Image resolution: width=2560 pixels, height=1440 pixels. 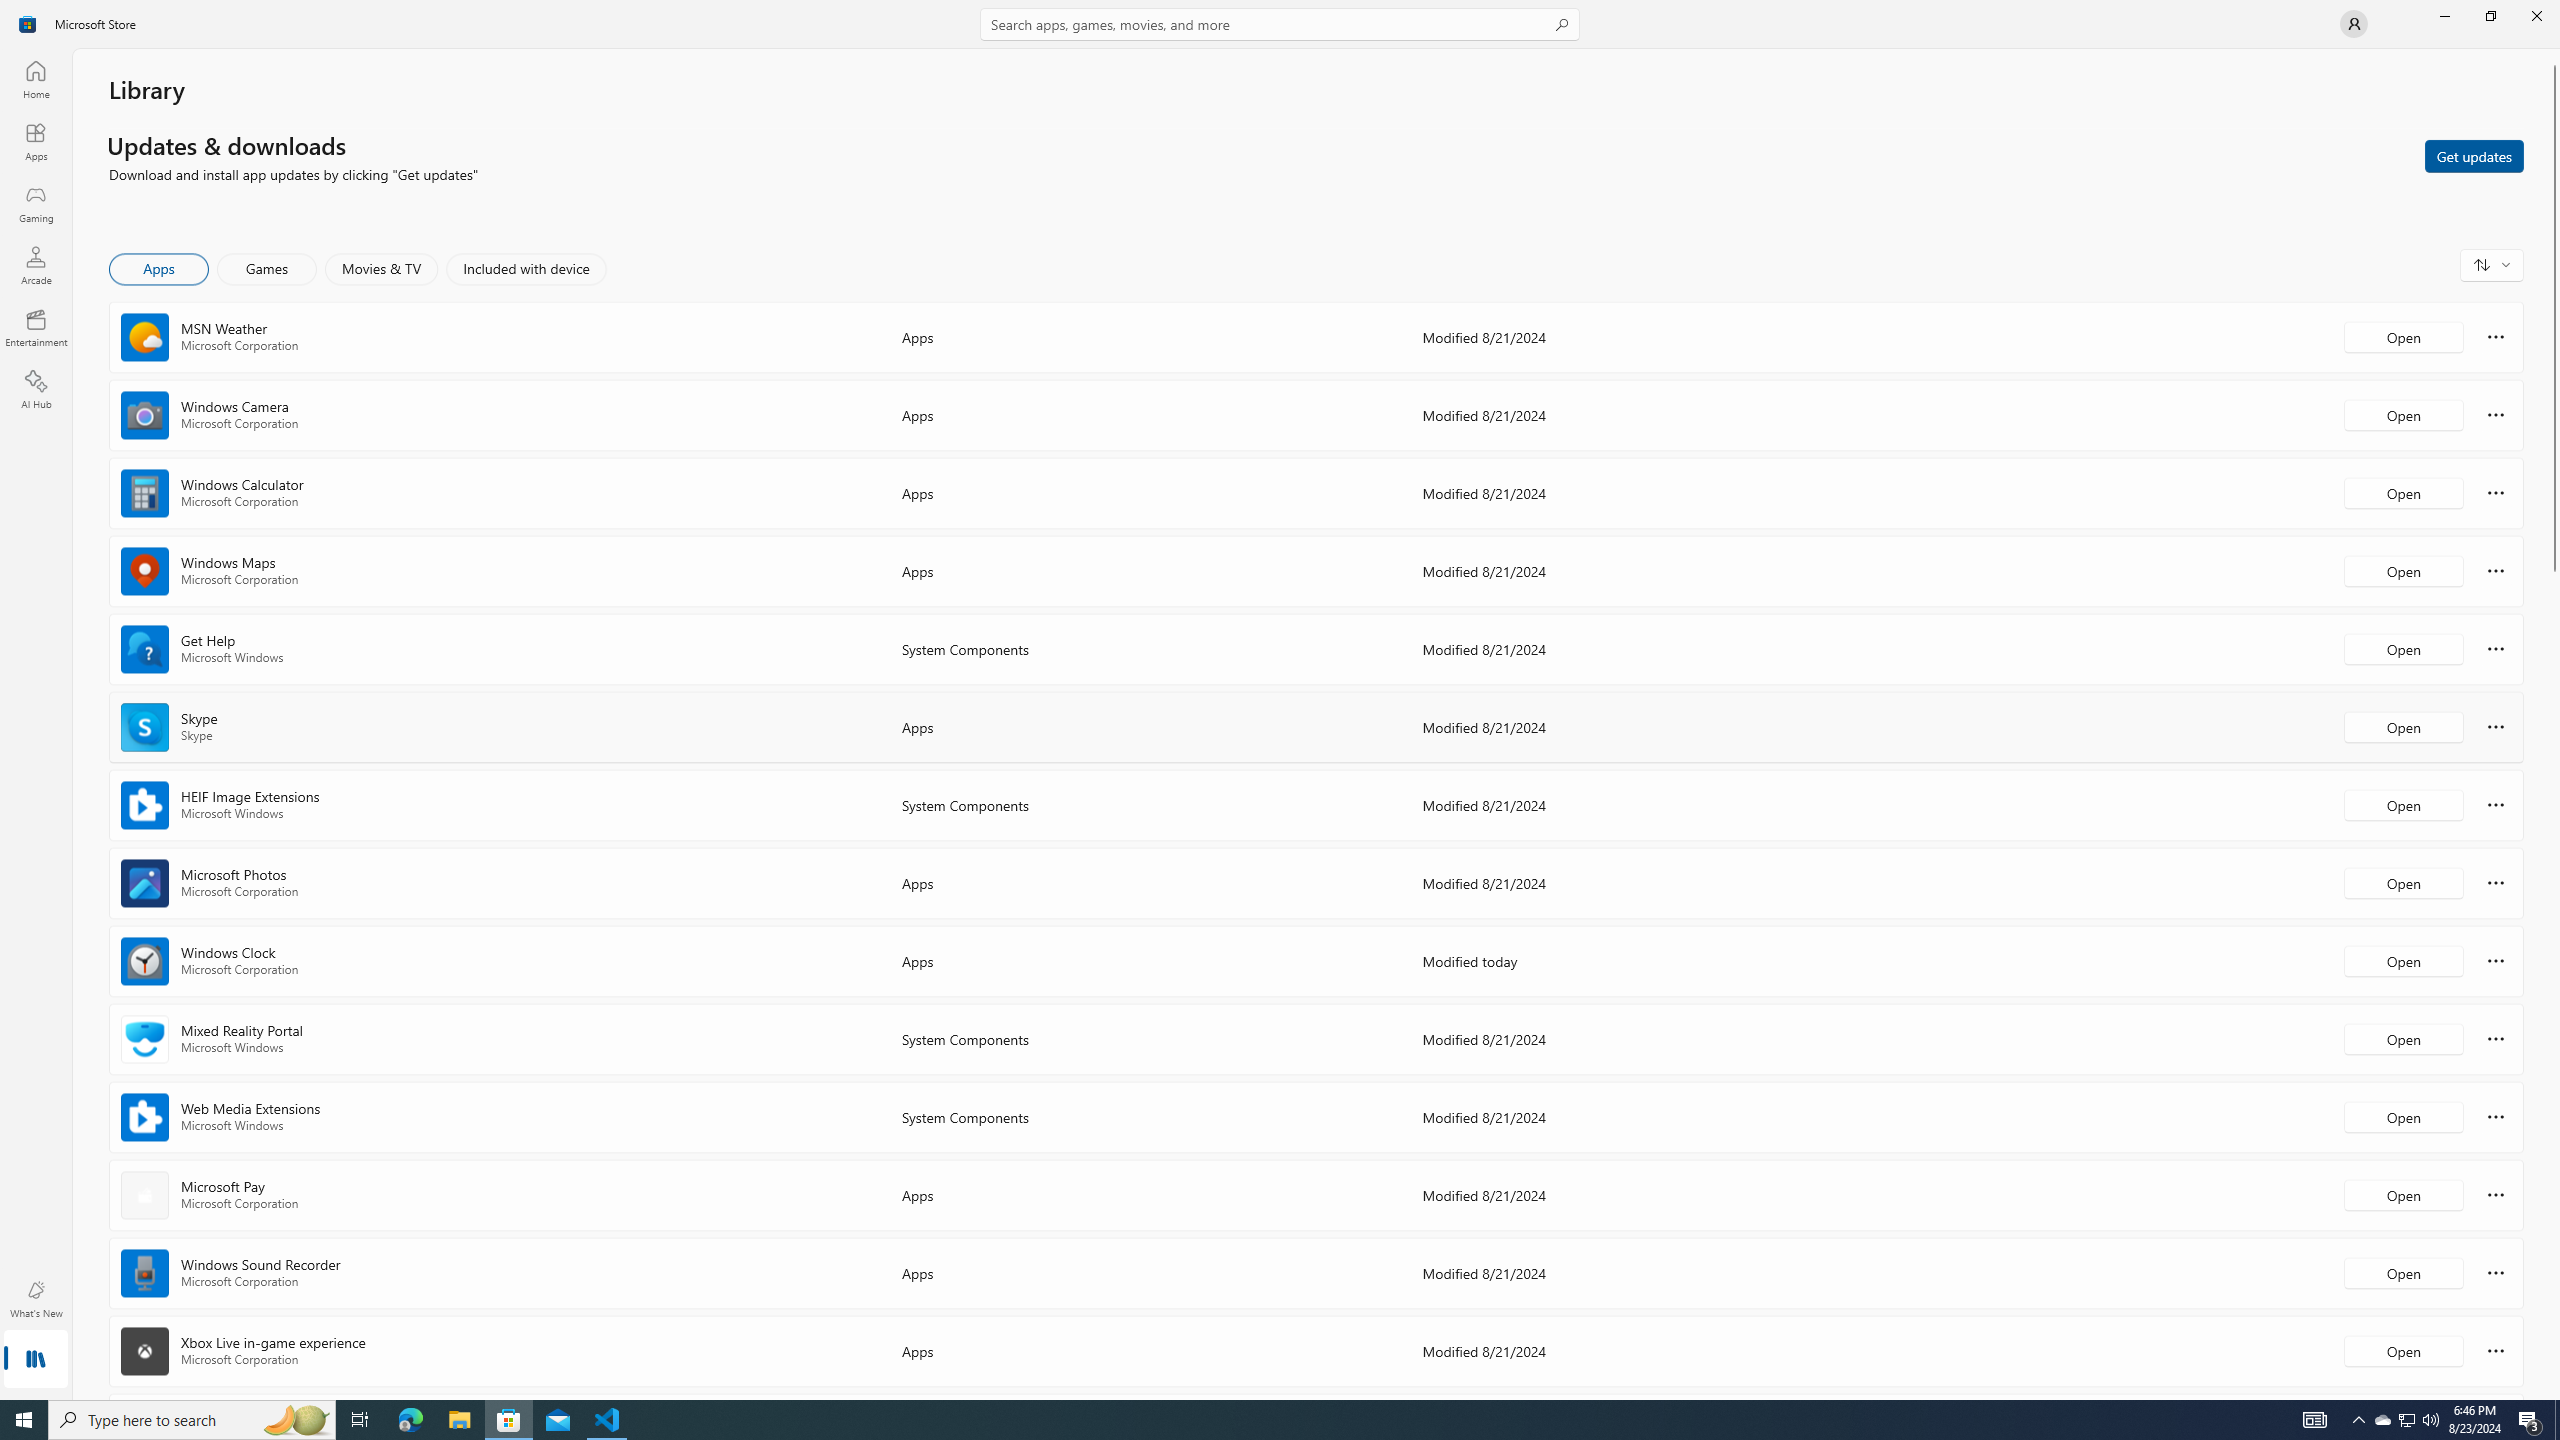 I want to click on 'Minimize Microsoft Store', so click(x=2443, y=15).